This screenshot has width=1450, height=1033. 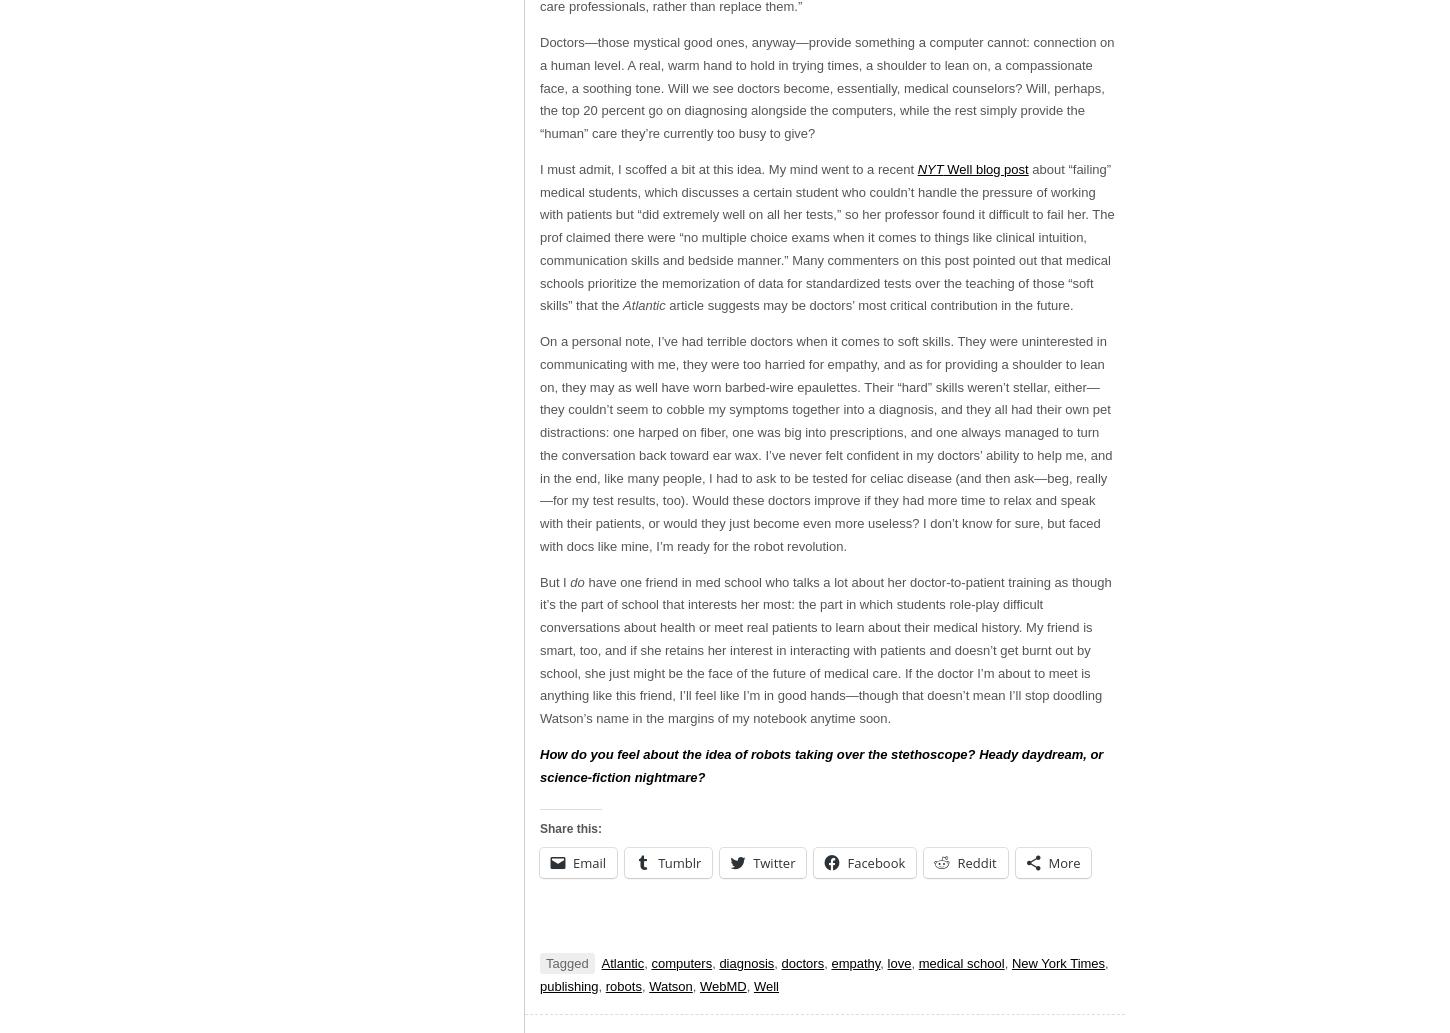 What do you see at coordinates (604, 984) in the screenshot?
I see `'robots'` at bounding box center [604, 984].